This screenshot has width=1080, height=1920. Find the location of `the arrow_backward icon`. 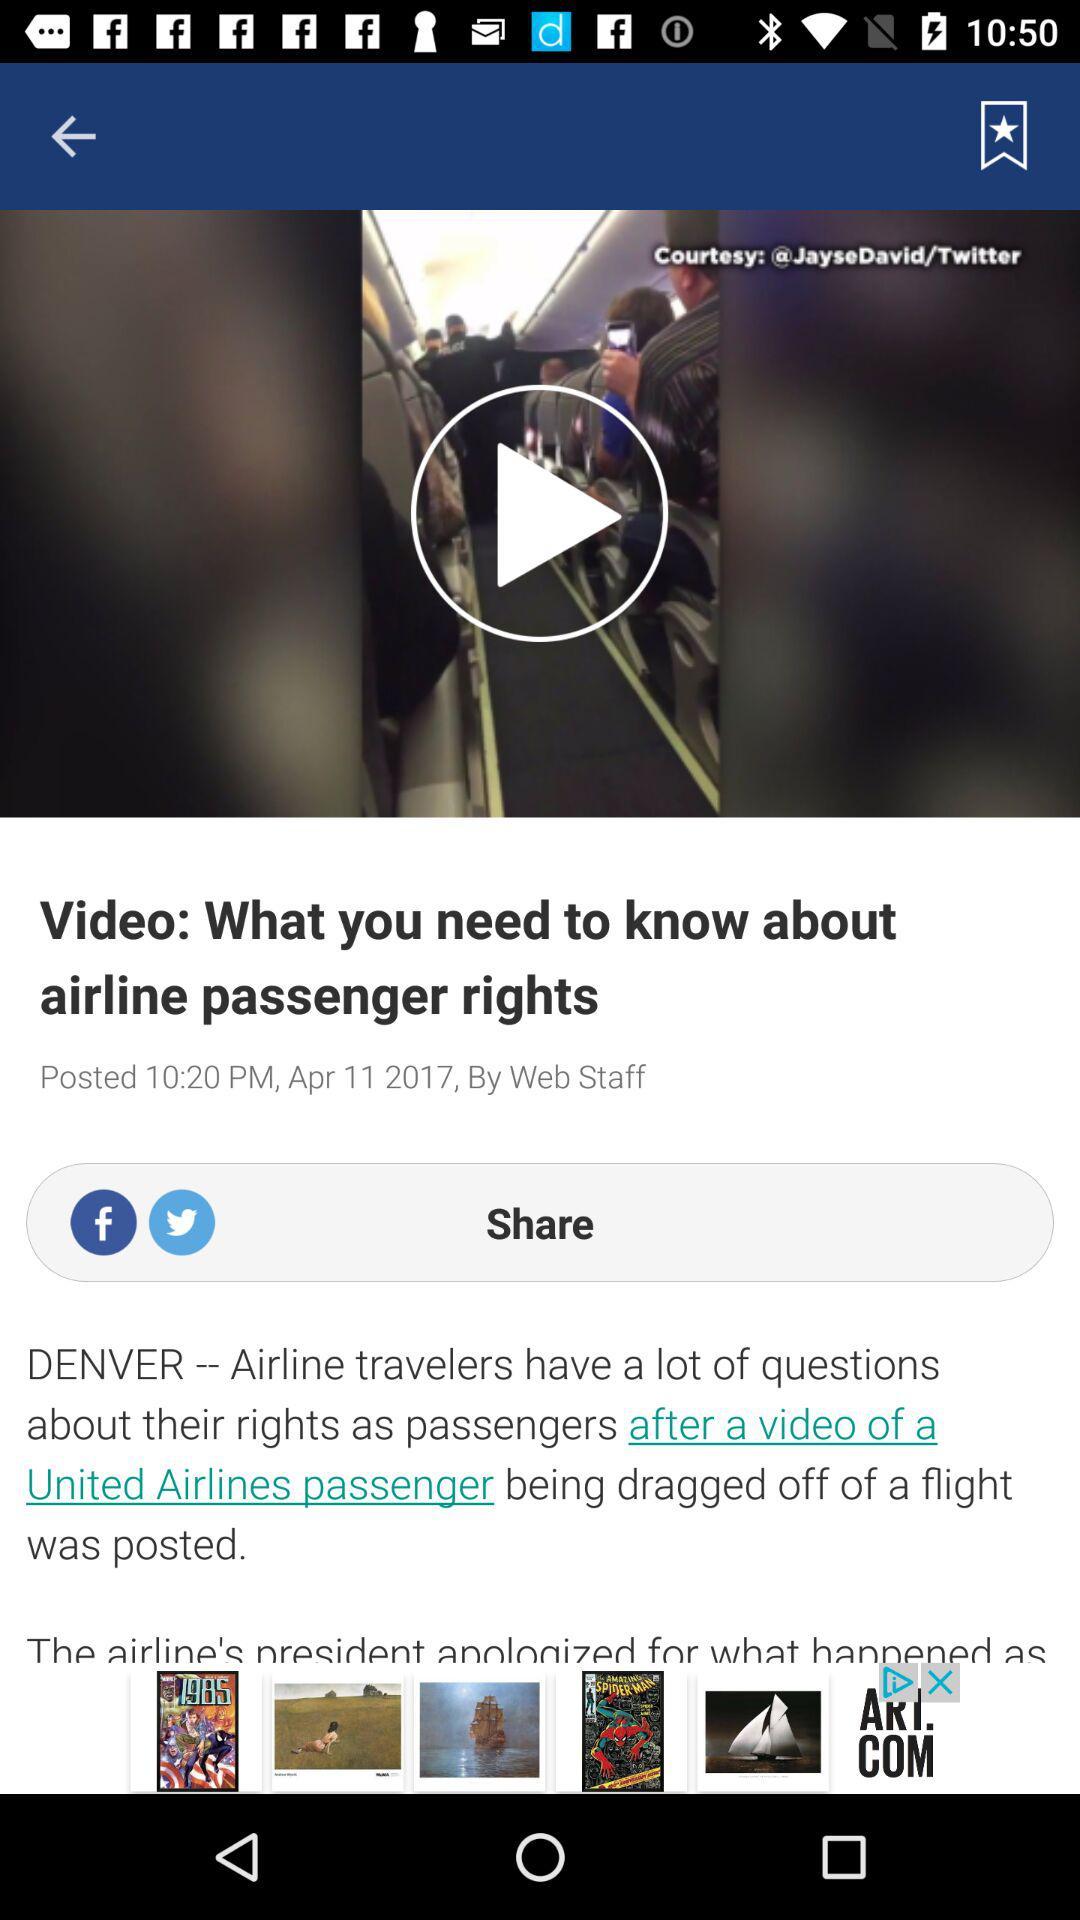

the arrow_backward icon is located at coordinates (72, 135).